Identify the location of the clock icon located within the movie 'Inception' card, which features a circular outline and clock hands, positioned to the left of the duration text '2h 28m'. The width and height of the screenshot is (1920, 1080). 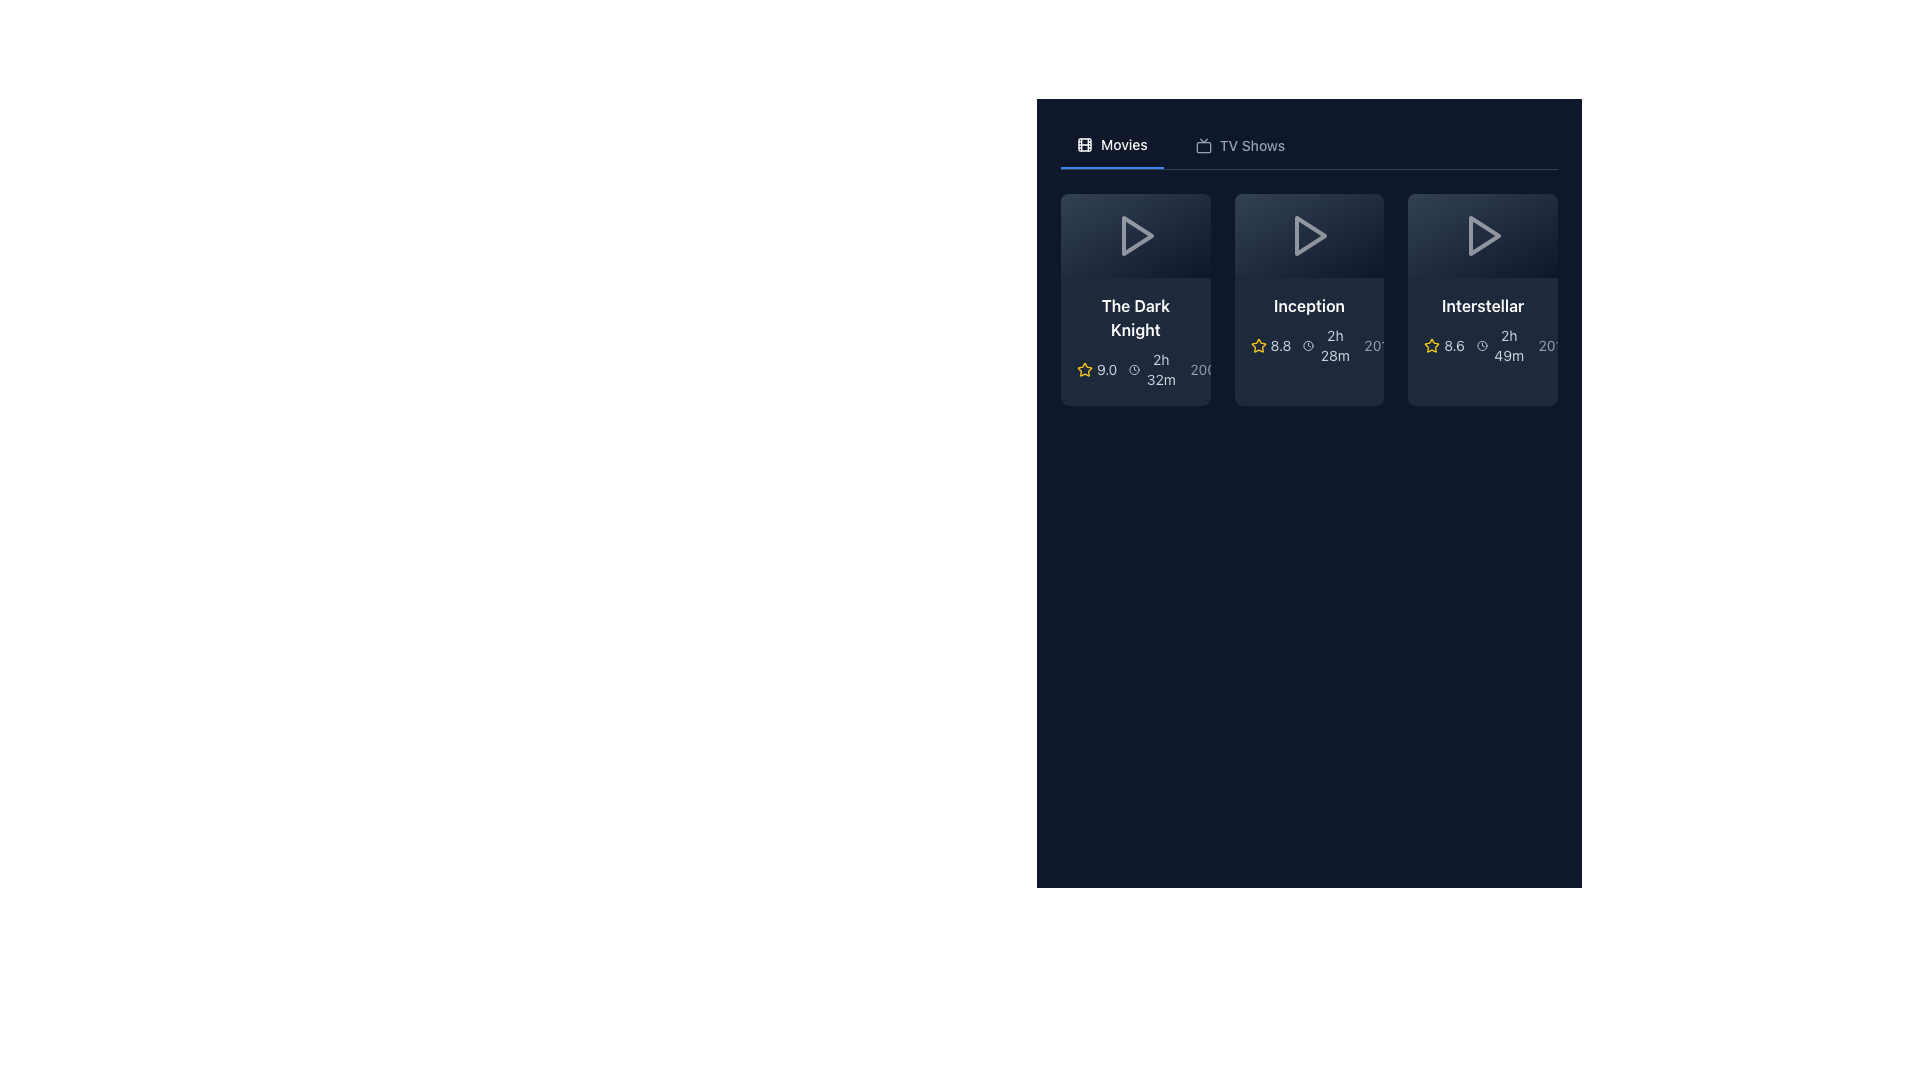
(1308, 345).